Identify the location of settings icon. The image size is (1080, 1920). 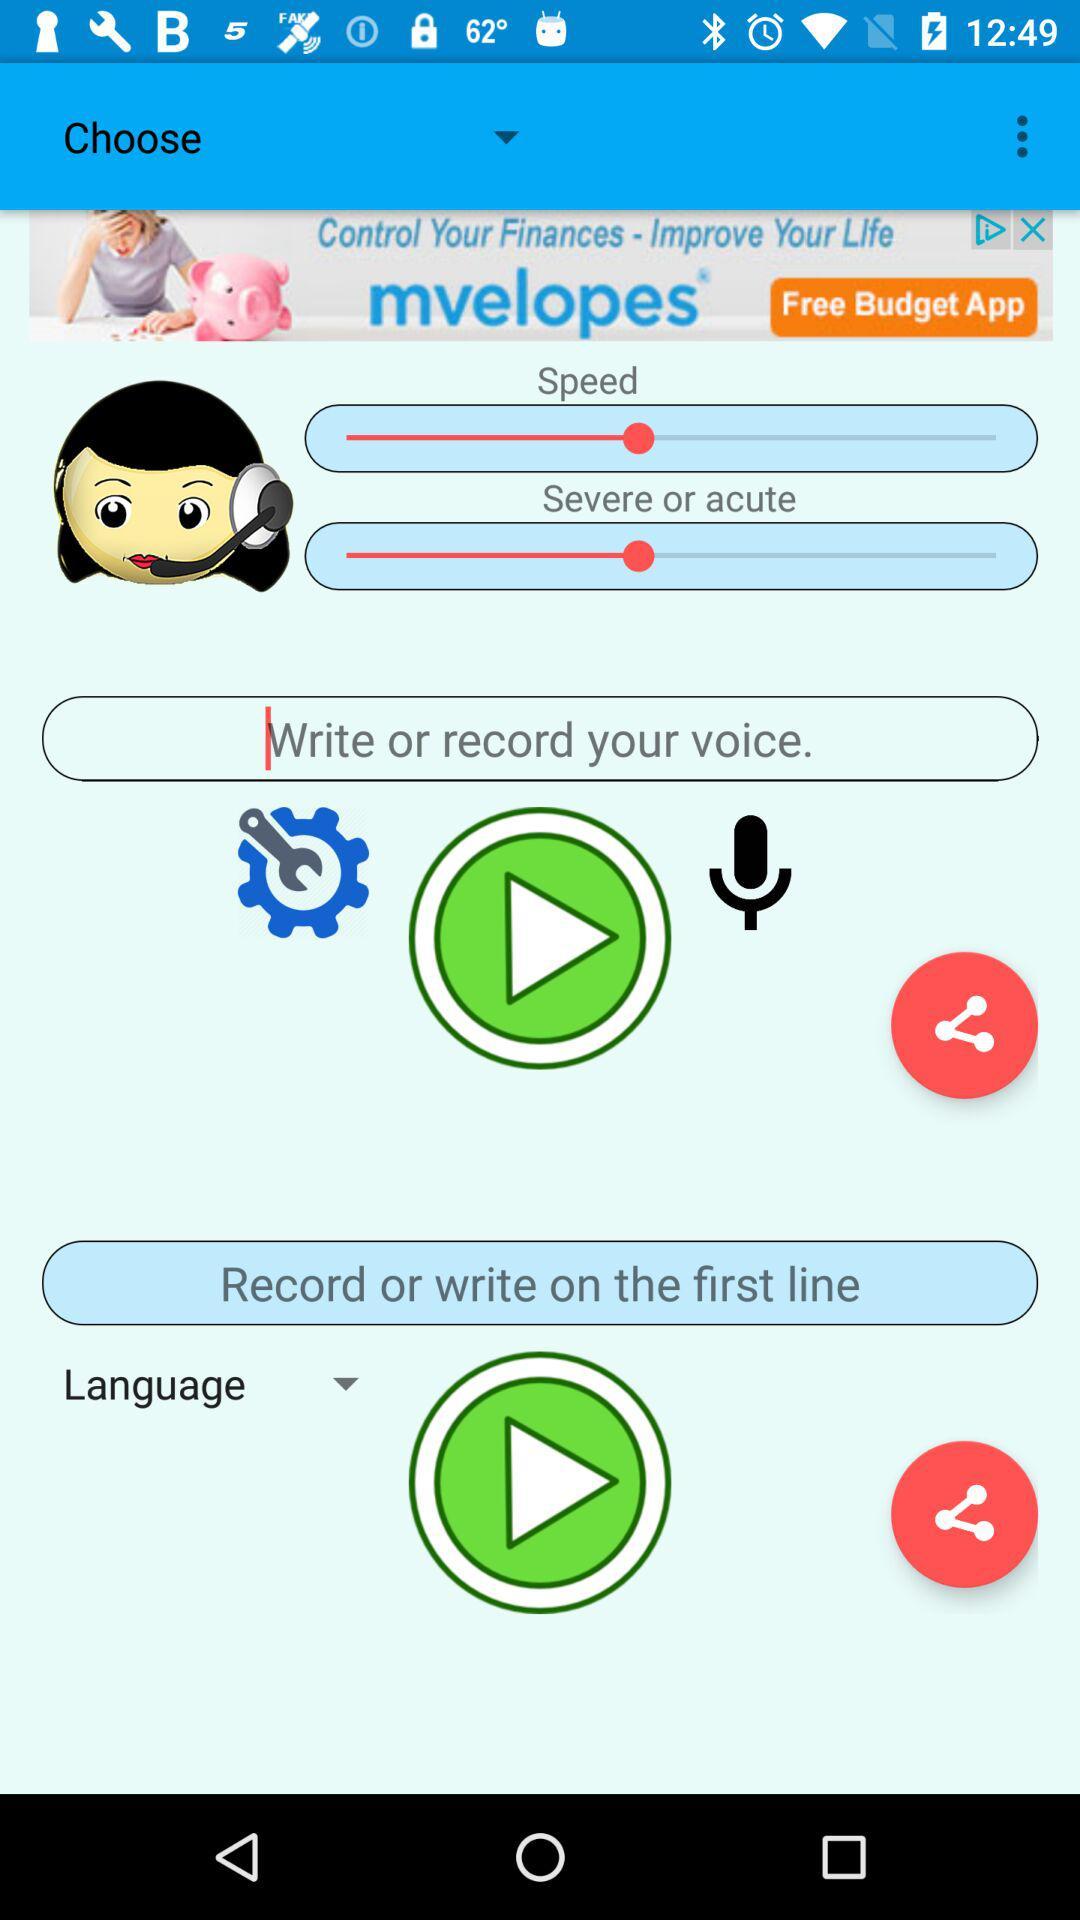
(963, 1025).